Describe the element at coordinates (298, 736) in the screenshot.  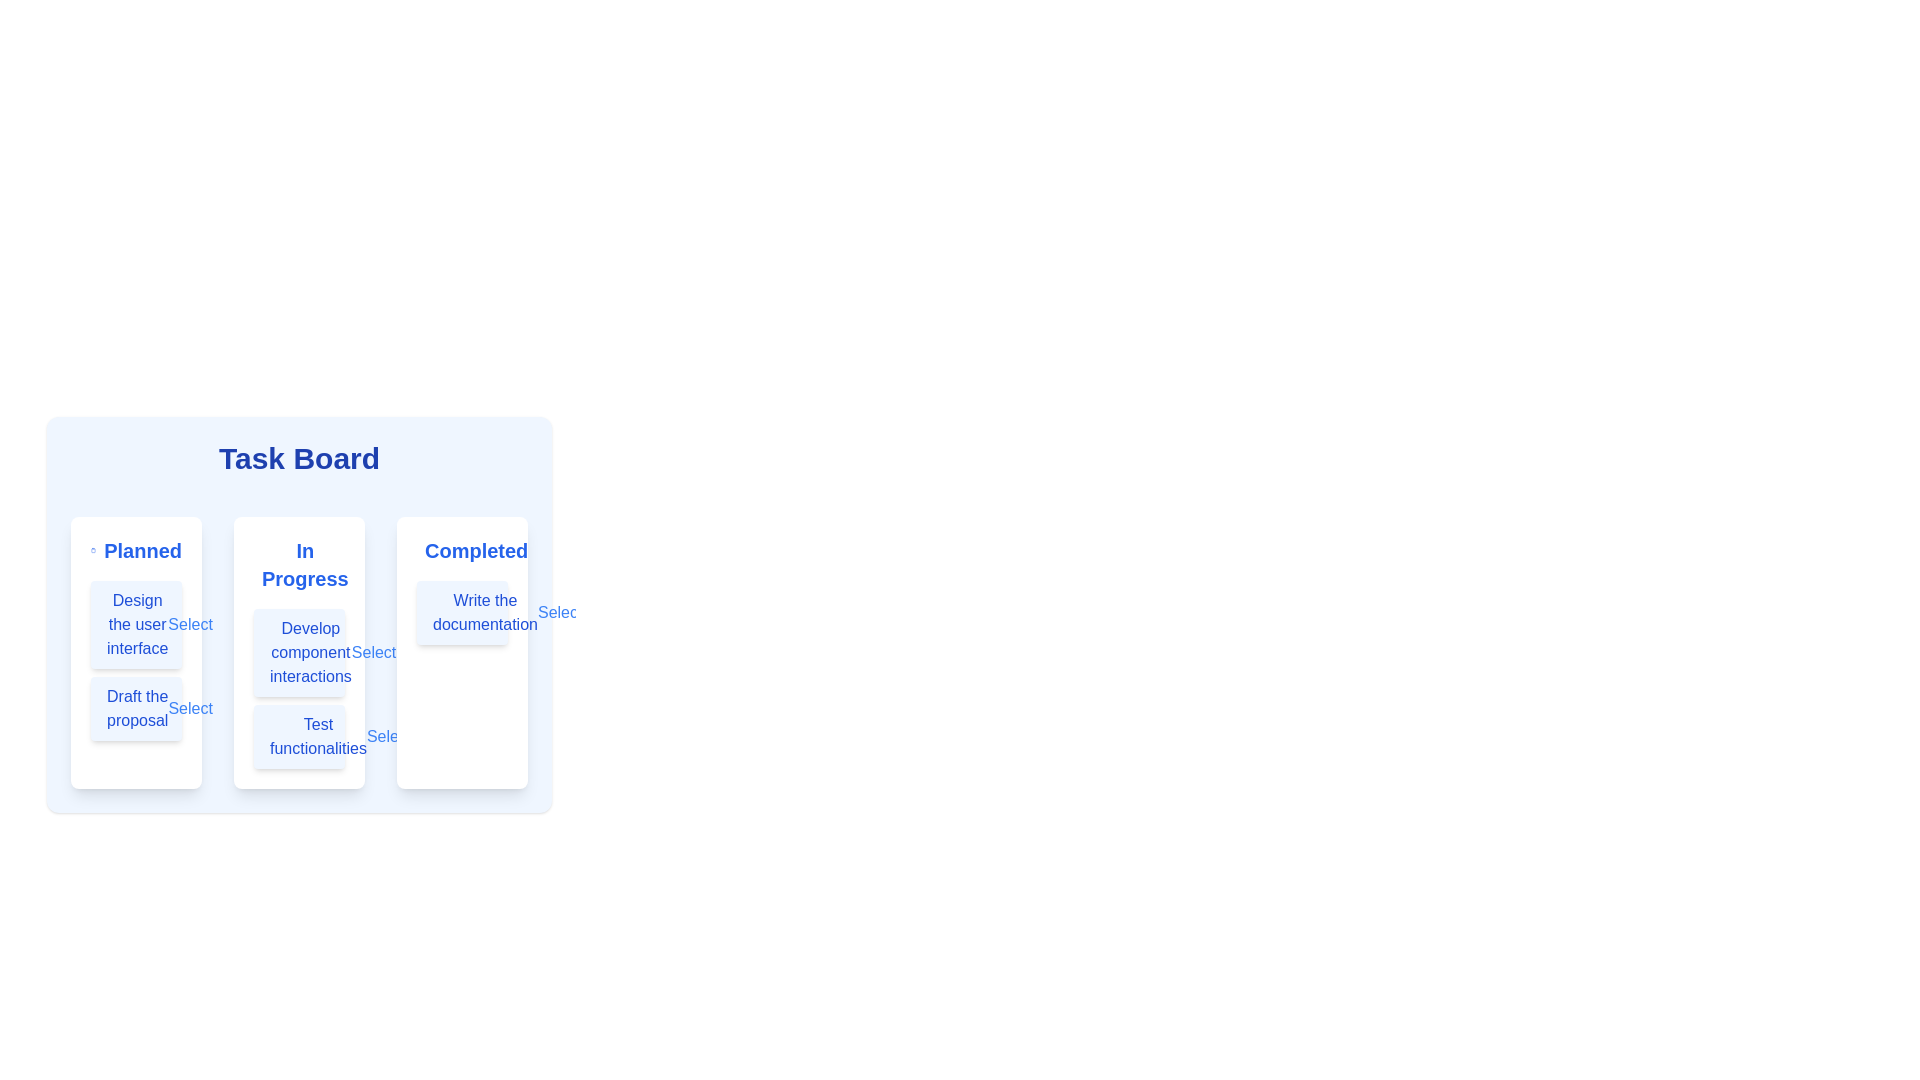
I see `the button labeled 'Test functionalities'` at that location.